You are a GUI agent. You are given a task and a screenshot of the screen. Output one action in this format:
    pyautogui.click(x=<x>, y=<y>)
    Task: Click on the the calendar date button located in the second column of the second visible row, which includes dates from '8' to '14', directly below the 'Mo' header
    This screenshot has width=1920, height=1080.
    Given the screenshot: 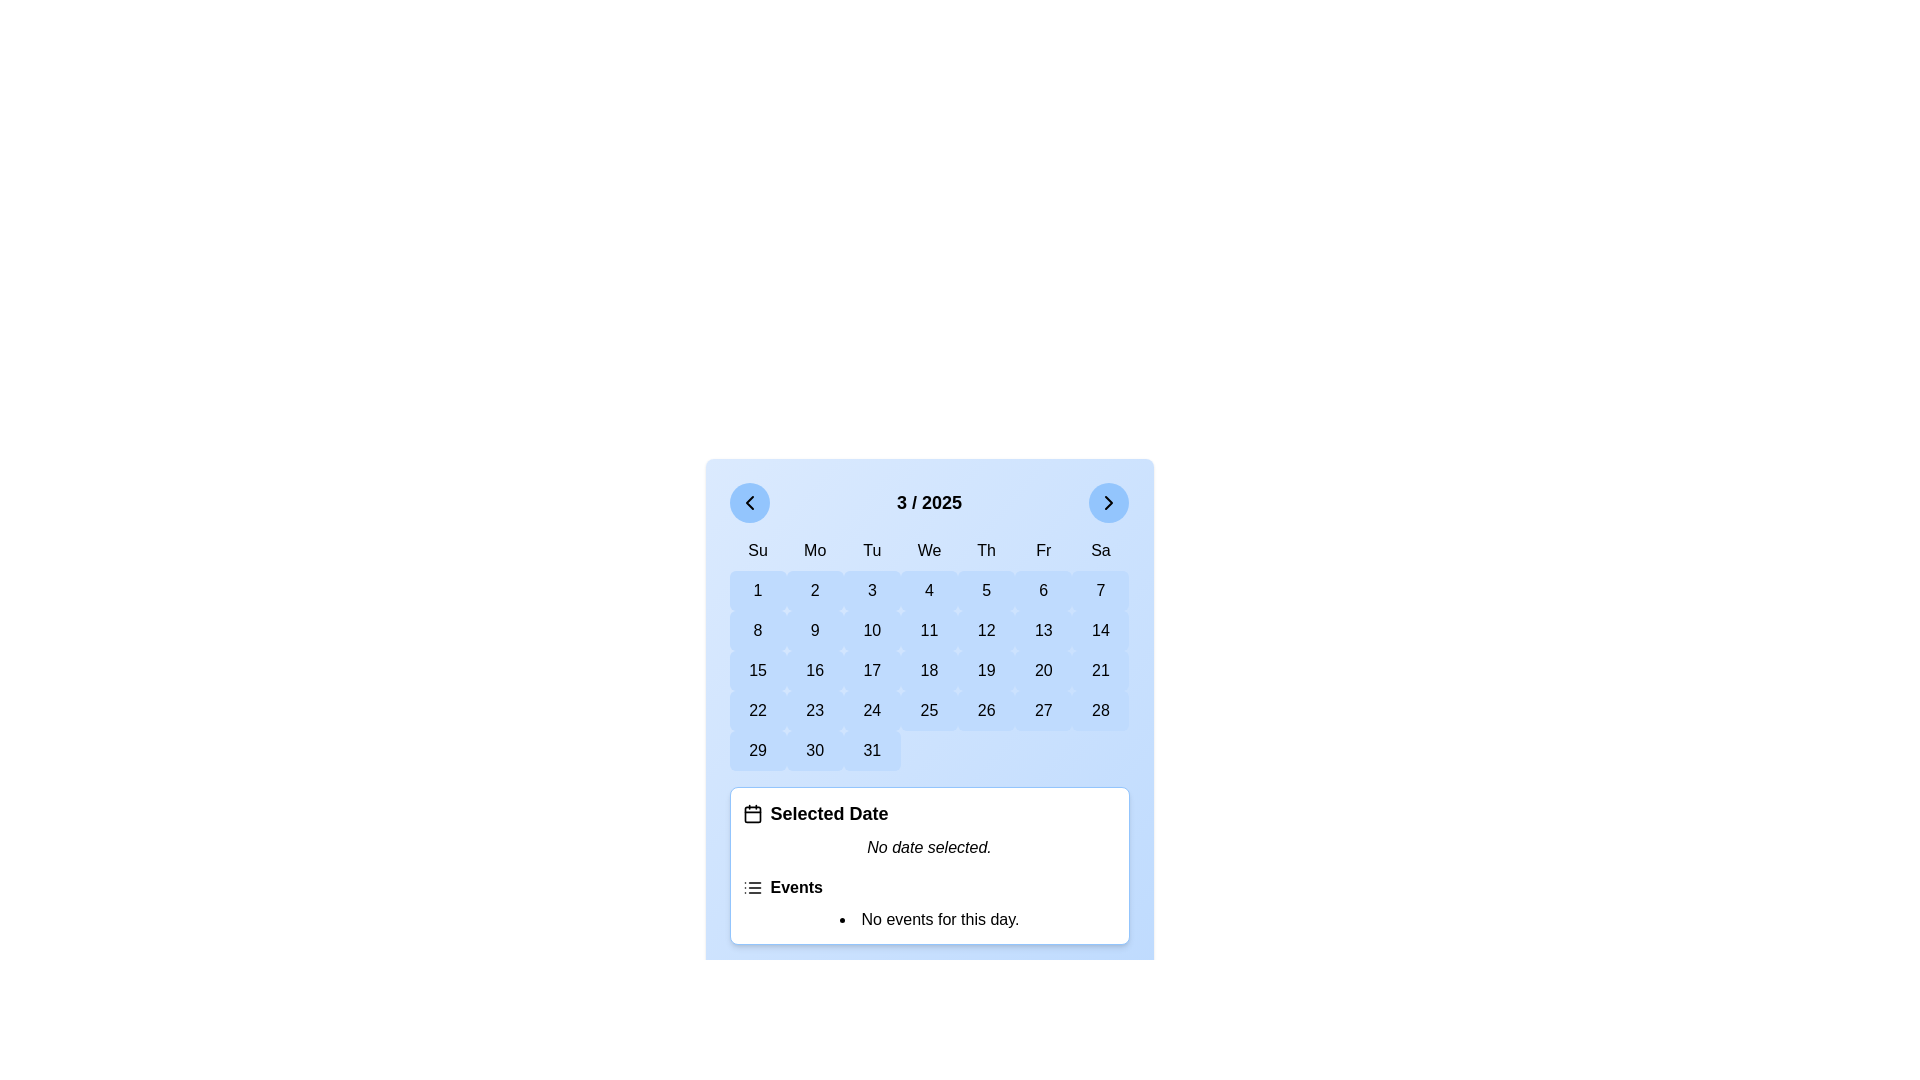 What is the action you would take?
    pyautogui.click(x=815, y=631)
    